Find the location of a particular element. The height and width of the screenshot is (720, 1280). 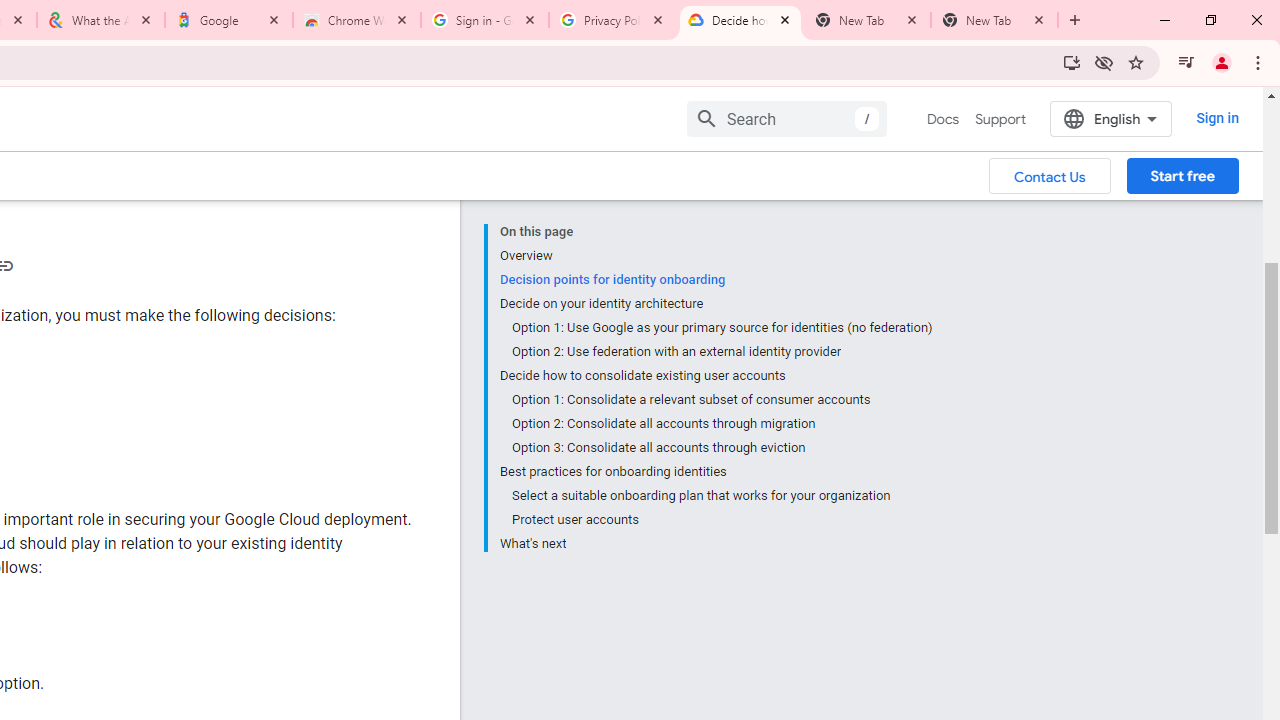

'English' is located at coordinates (1110, 118).